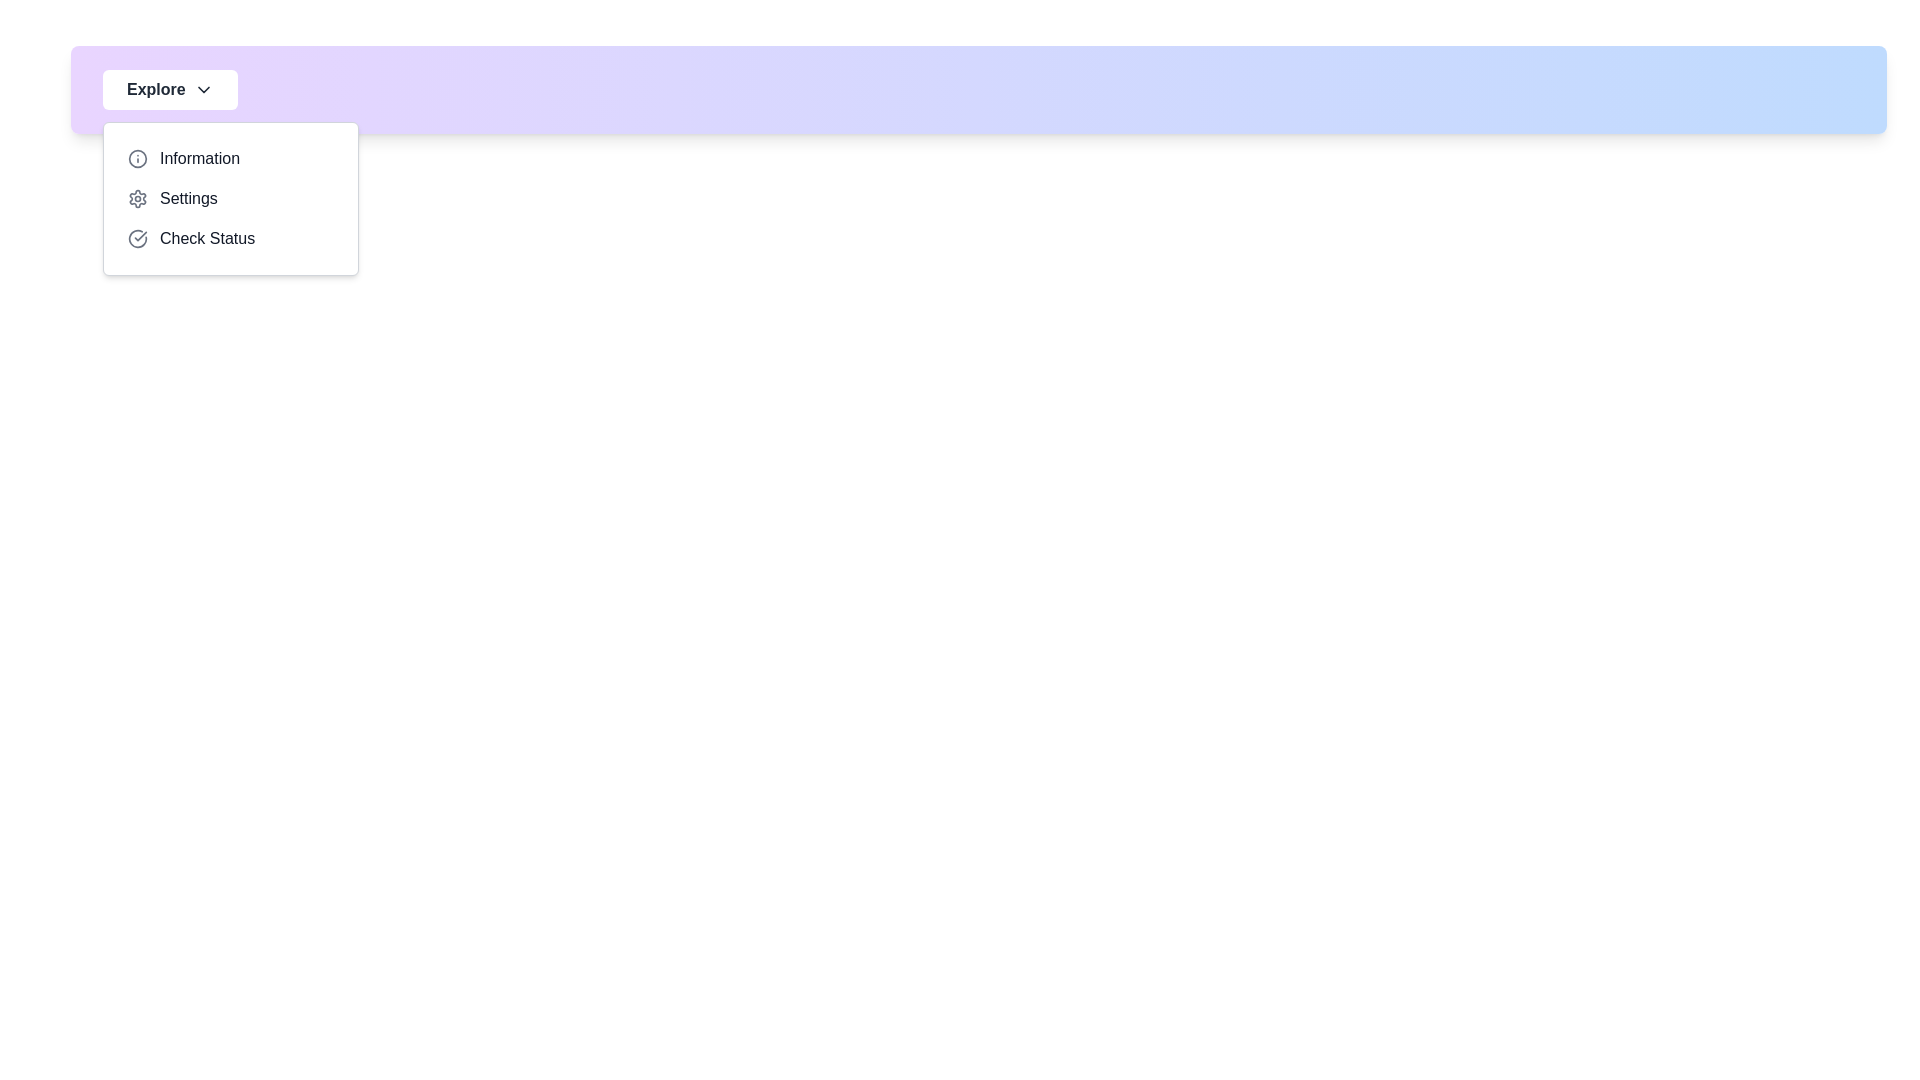 The image size is (1920, 1080). Describe the element at coordinates (137, 199) in the screenshot. I see `the icon of Settings to trigger its feedback` at that location.